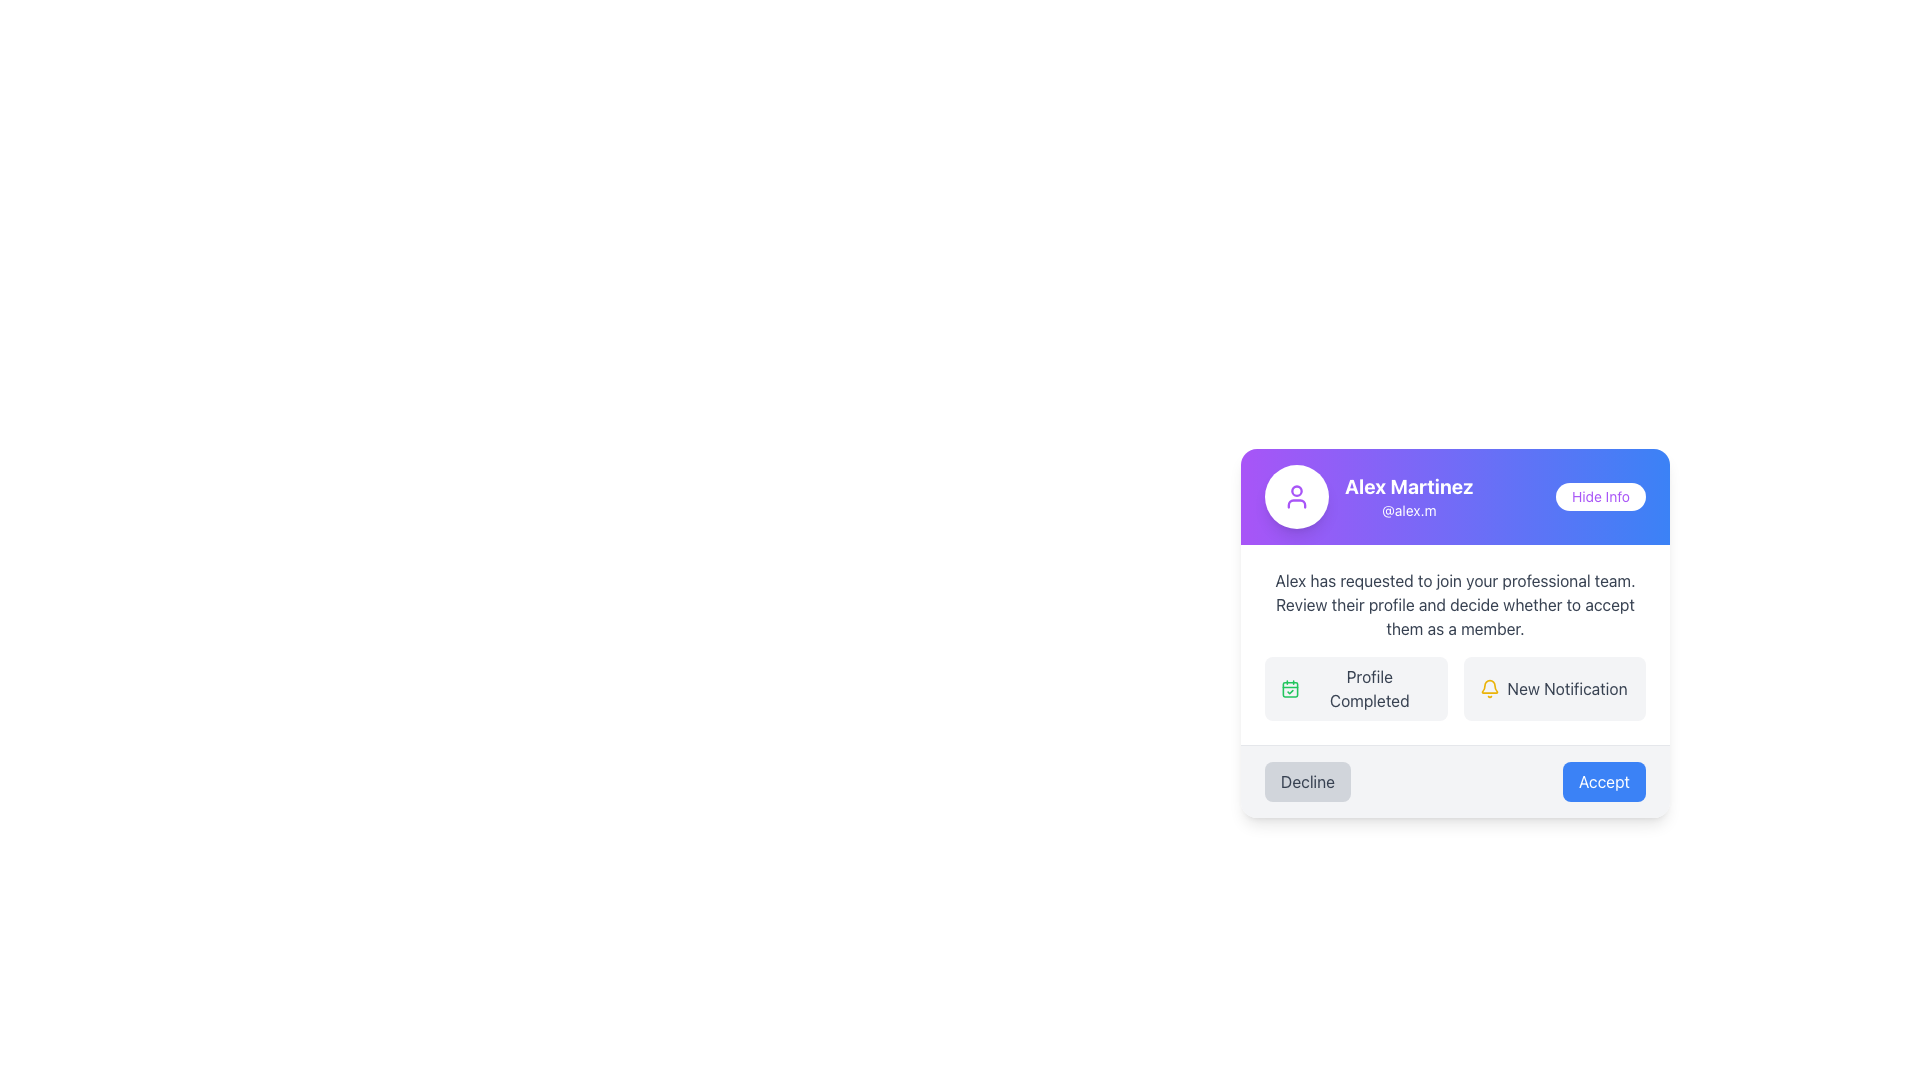 The image size is (1920, 1080). Describe the element at coordinates (1604, 781) in the screenshot. I see `the blue rectangular button labeled 'Accept'` at that location.